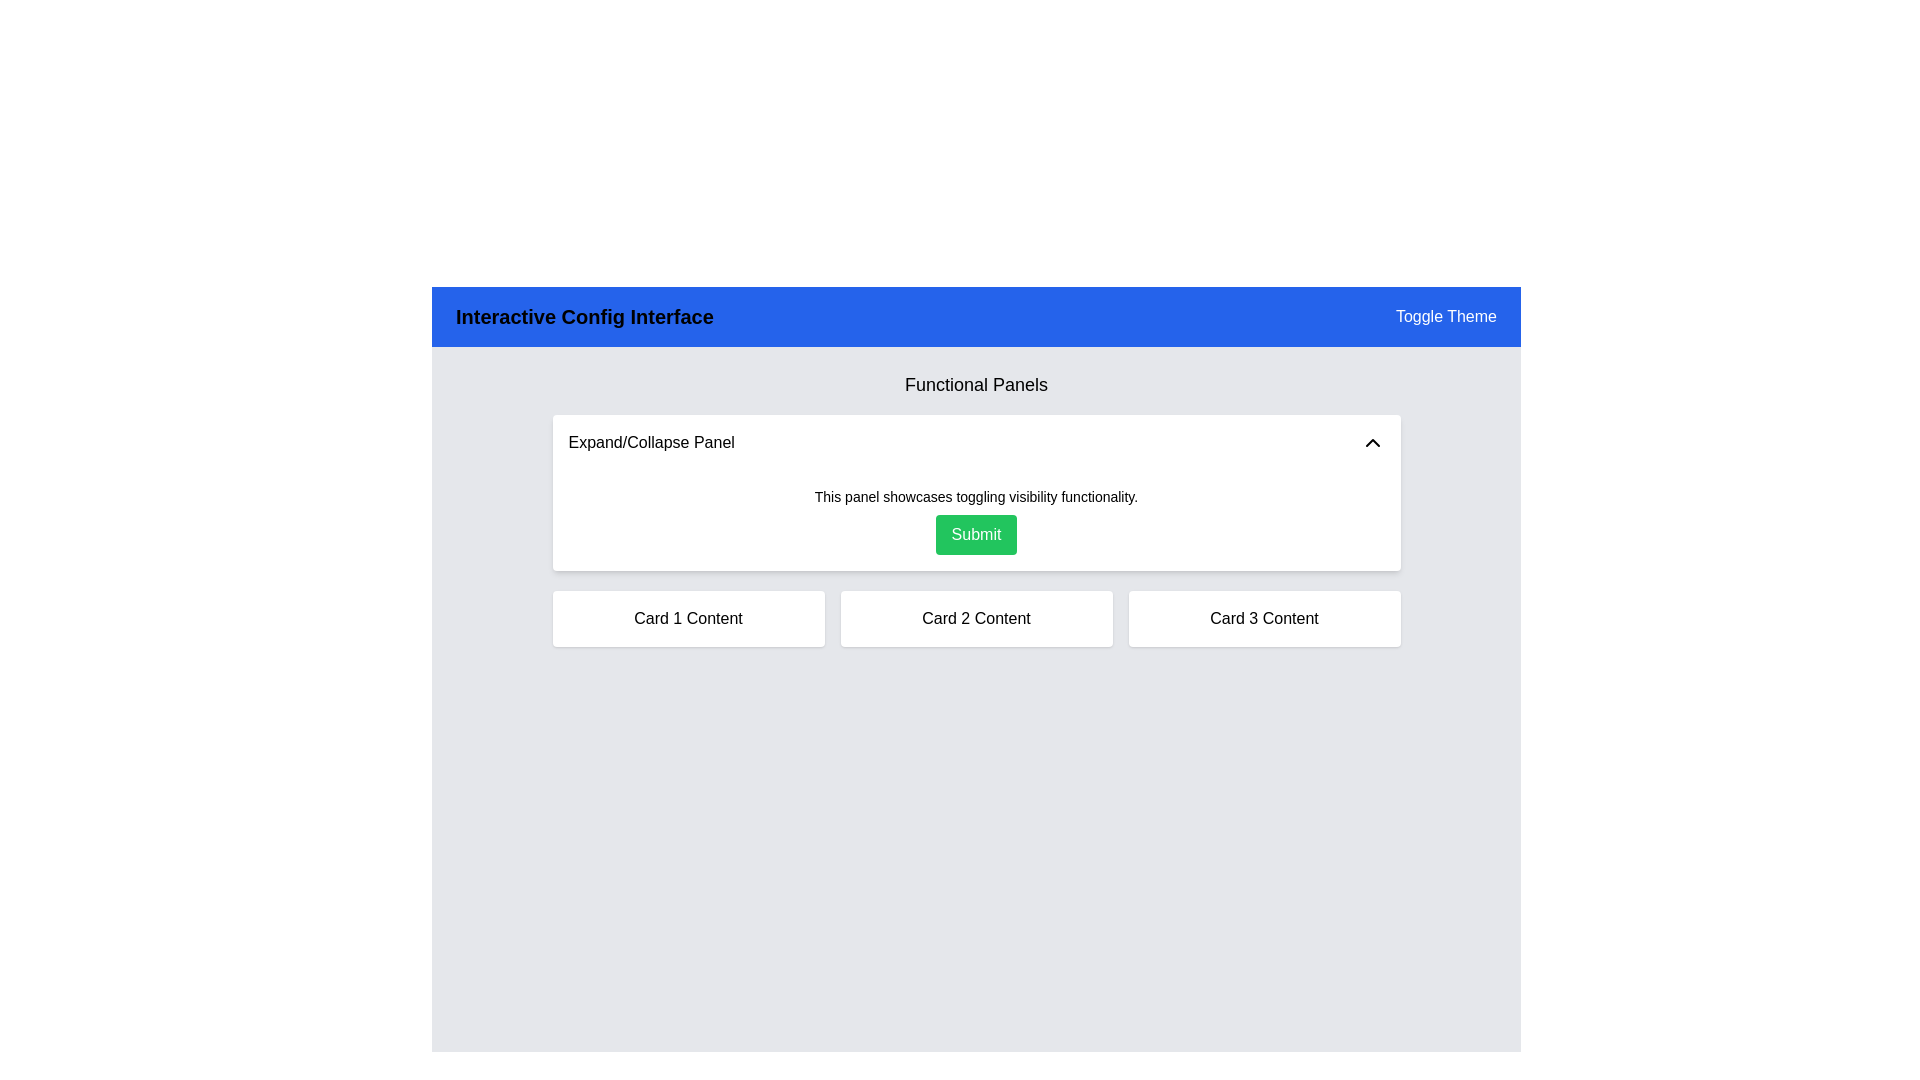 This screenshot has width=1920, height=1080. What do you see at coordinates (976, 493) in the screenshot?
I see `the 'Submit' button located at the bottom of the Collapsible panel within the 'Functional Panels' section` at bounding box center [976, 493].